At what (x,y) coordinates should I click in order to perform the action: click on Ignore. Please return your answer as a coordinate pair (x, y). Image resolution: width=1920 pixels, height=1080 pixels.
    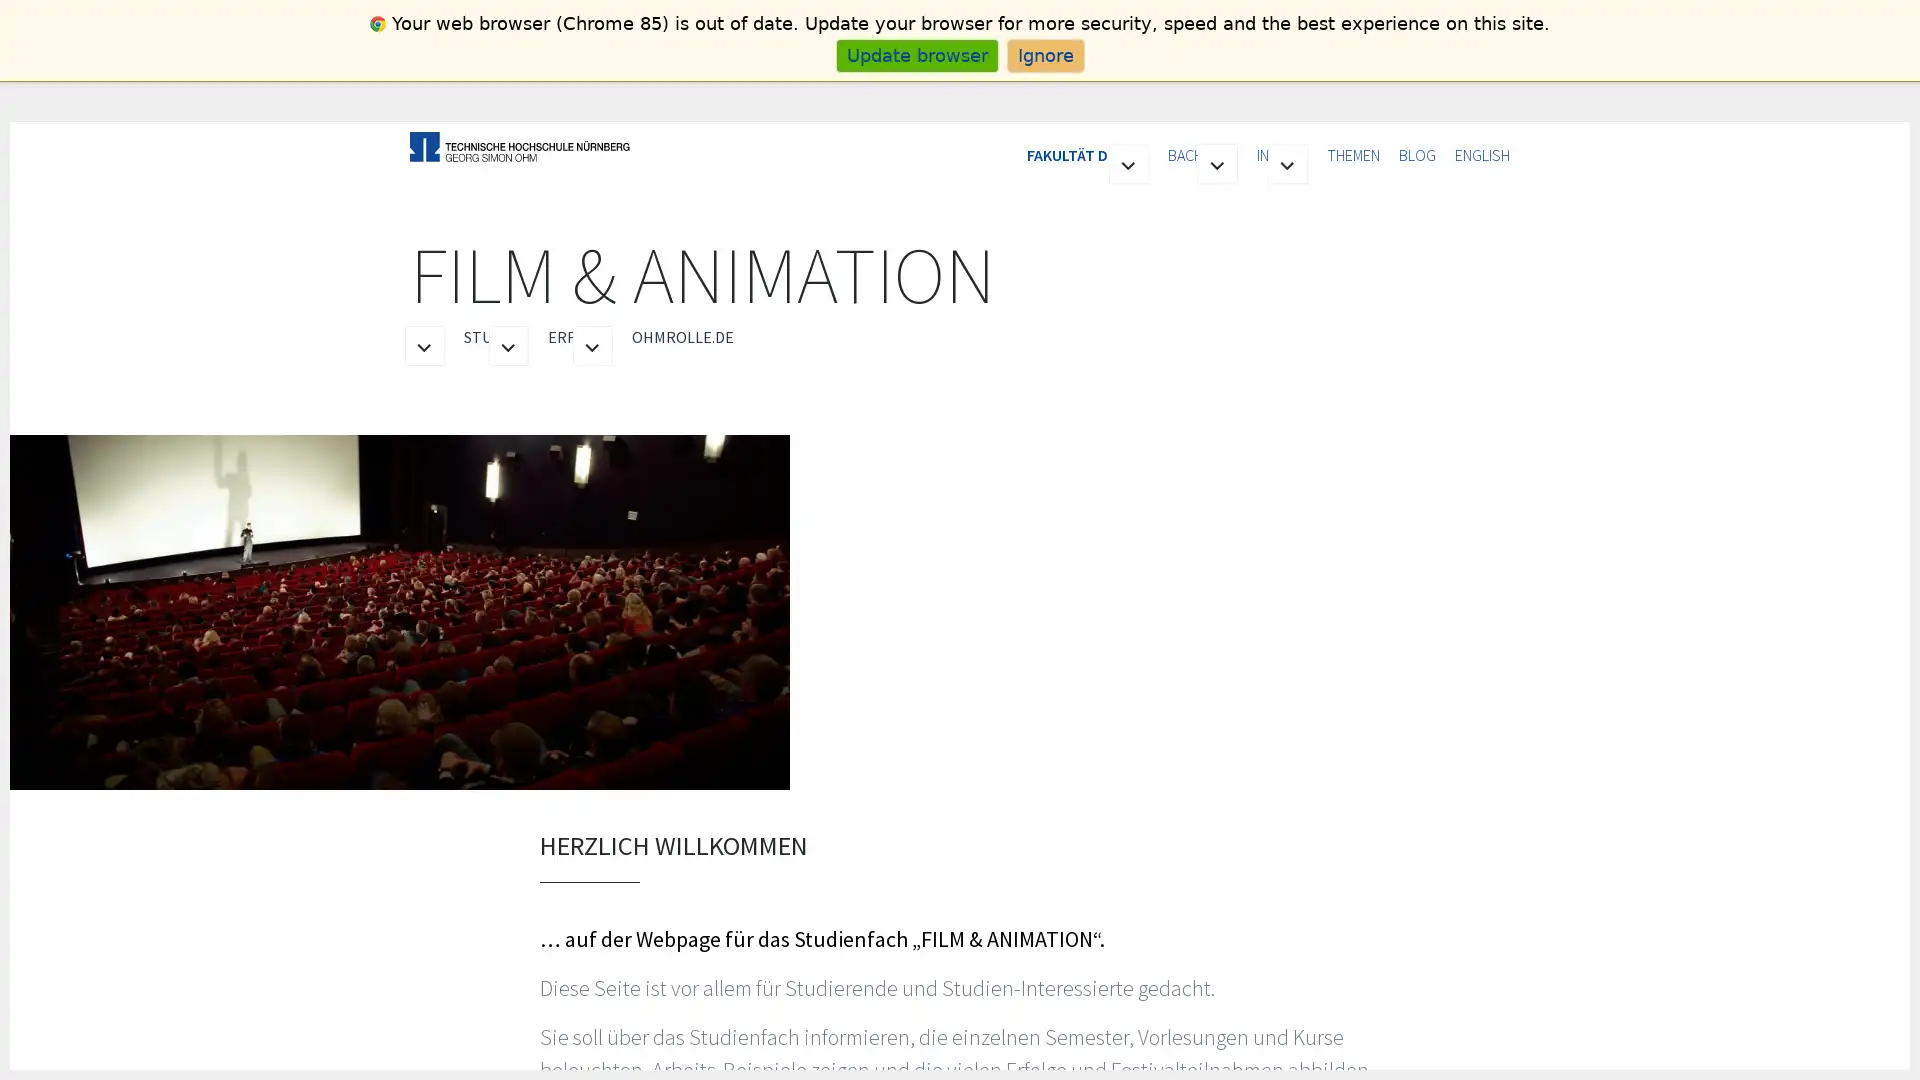
    Looking at the image, I should click on (1044, 54).